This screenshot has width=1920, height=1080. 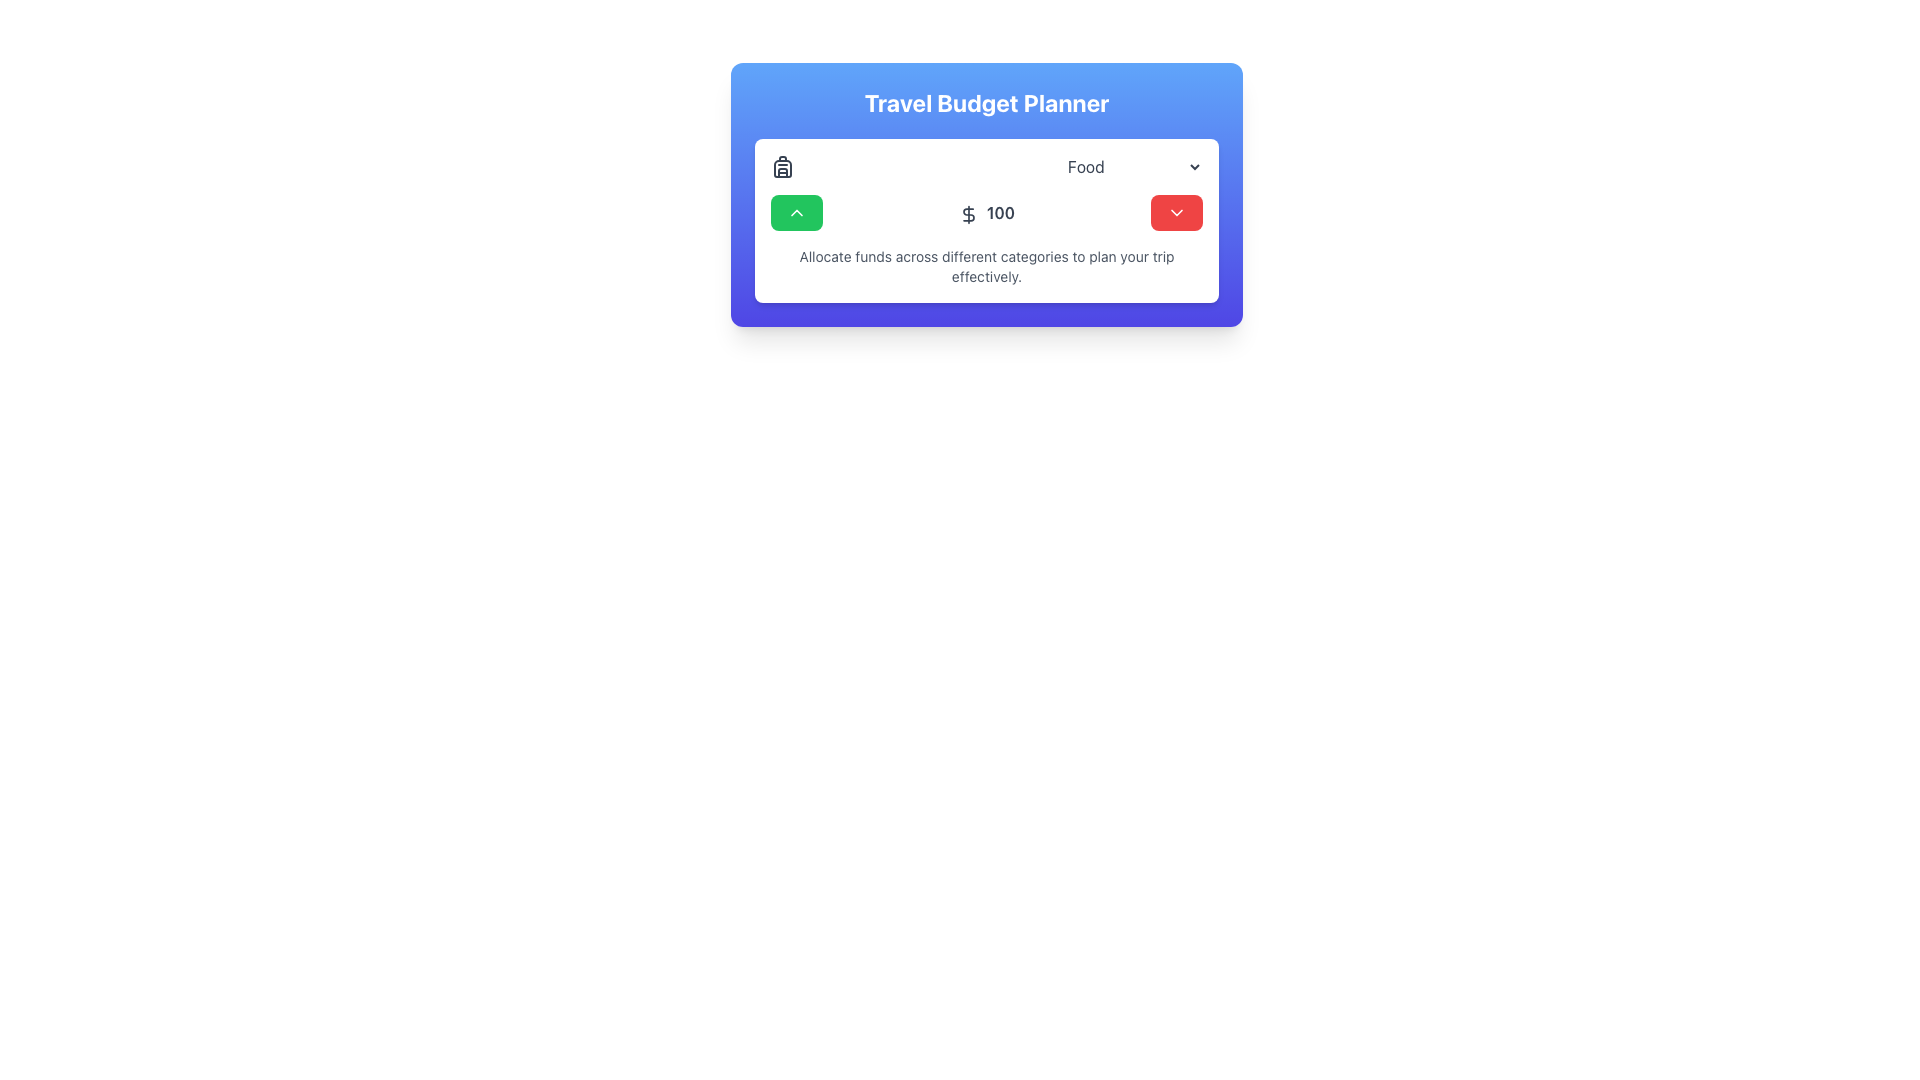 I want to click on an option from the active Dropdown menu displaying 'Food', 'Accommodation', 'Transport', and 'Recreation' located in the categorized budgeting section, so click(x=1133, y=165).